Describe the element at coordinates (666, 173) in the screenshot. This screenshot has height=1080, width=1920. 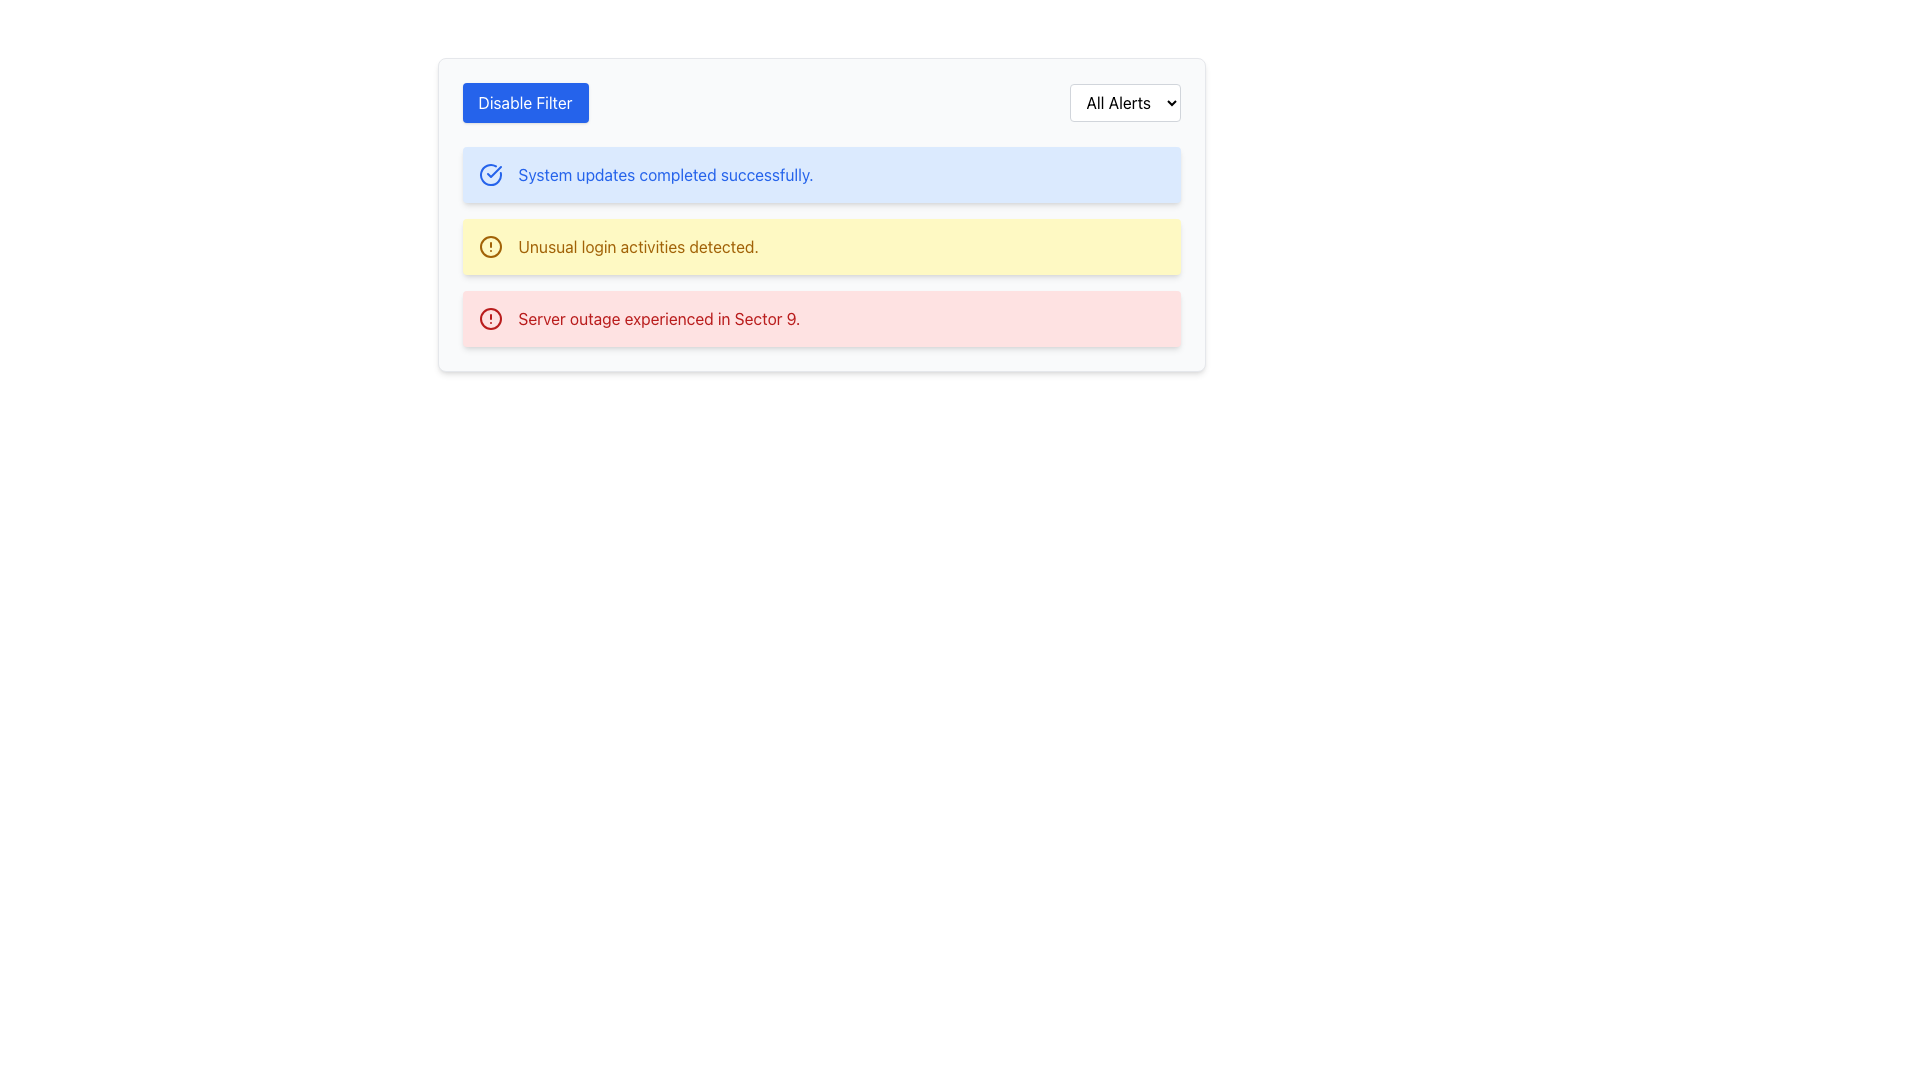
I see `message from the text label indicating that system updates have been successfully completed, located in the first notification card with a light blue background and a checkmark icon on the left` at that location.